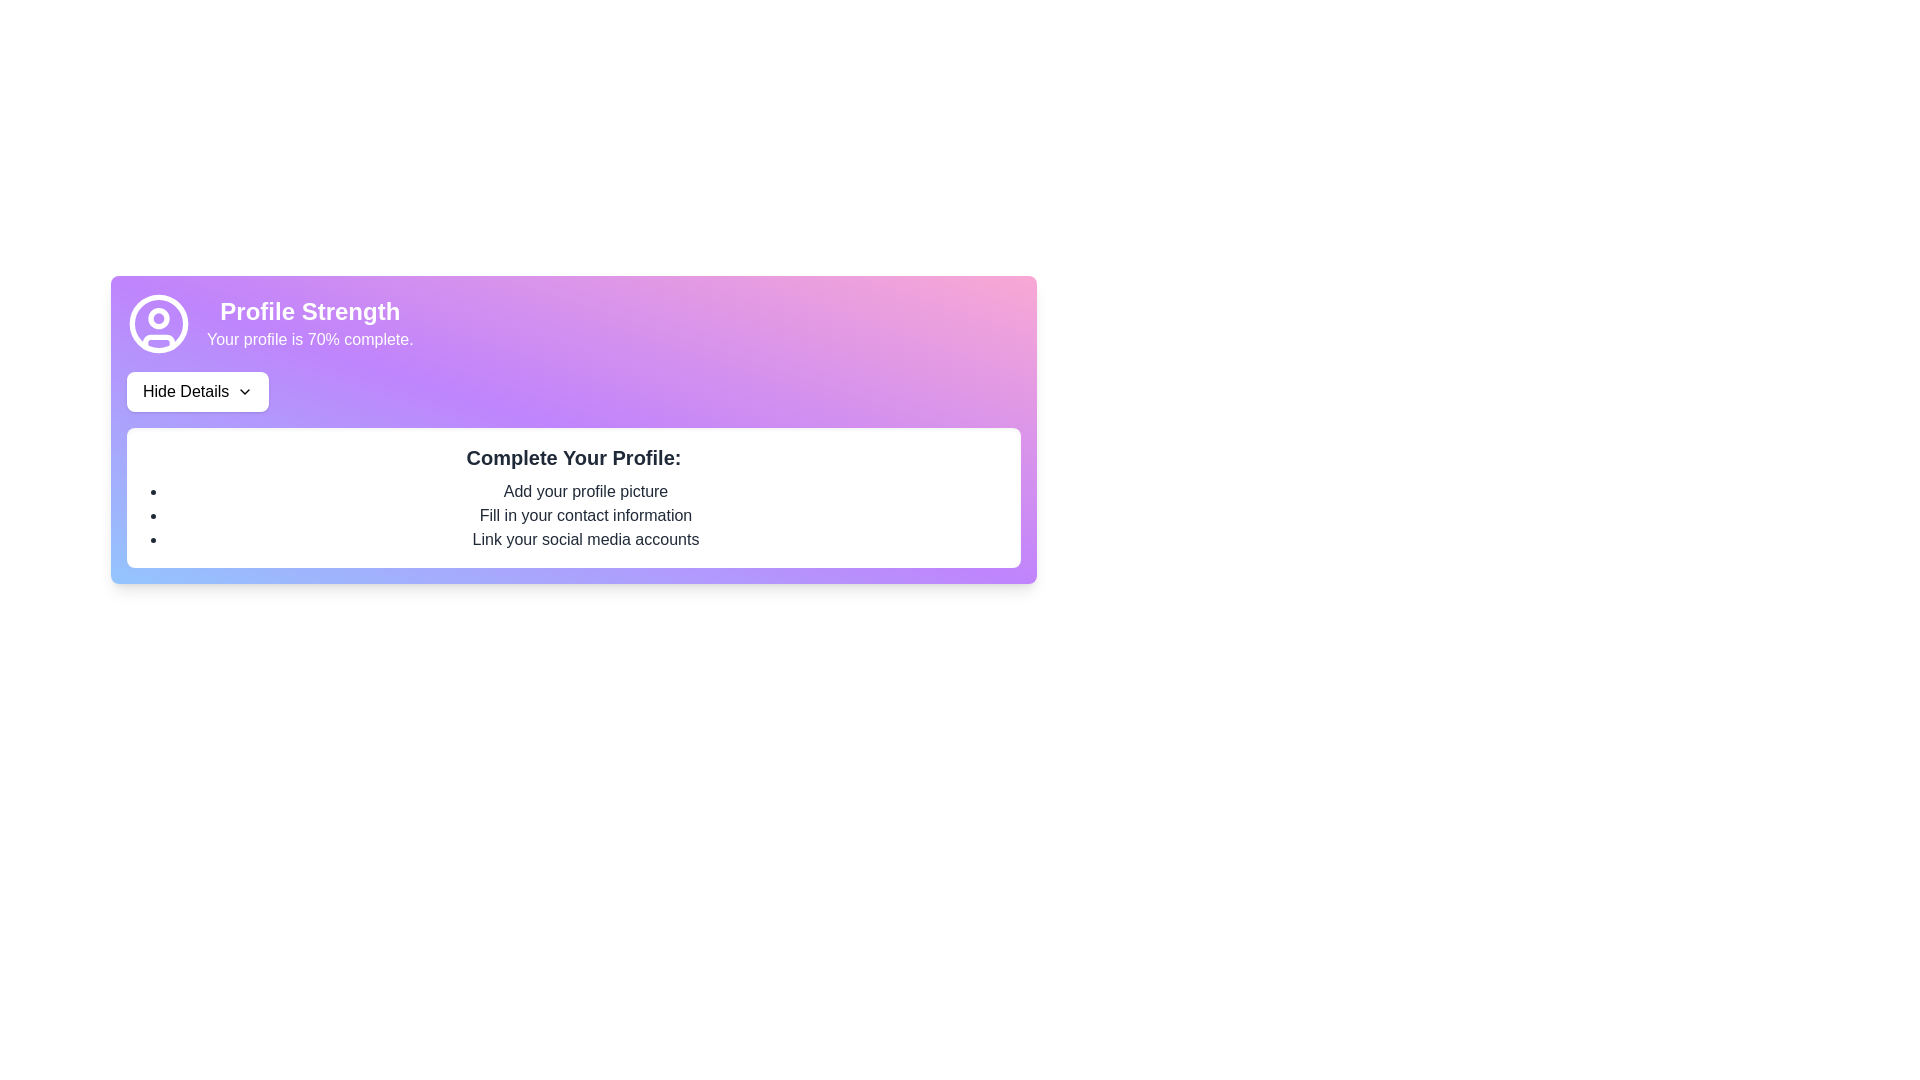 The image size is (1920, 1080). What do you see at coordinates (198, 392) in the screenshot?
I see `the 'Hide Details' button, which is styled with black text on a white background and includes a downward arrow icon, located beneath 'Your profile is 70% complete.'` at bounding box center [198, 392].